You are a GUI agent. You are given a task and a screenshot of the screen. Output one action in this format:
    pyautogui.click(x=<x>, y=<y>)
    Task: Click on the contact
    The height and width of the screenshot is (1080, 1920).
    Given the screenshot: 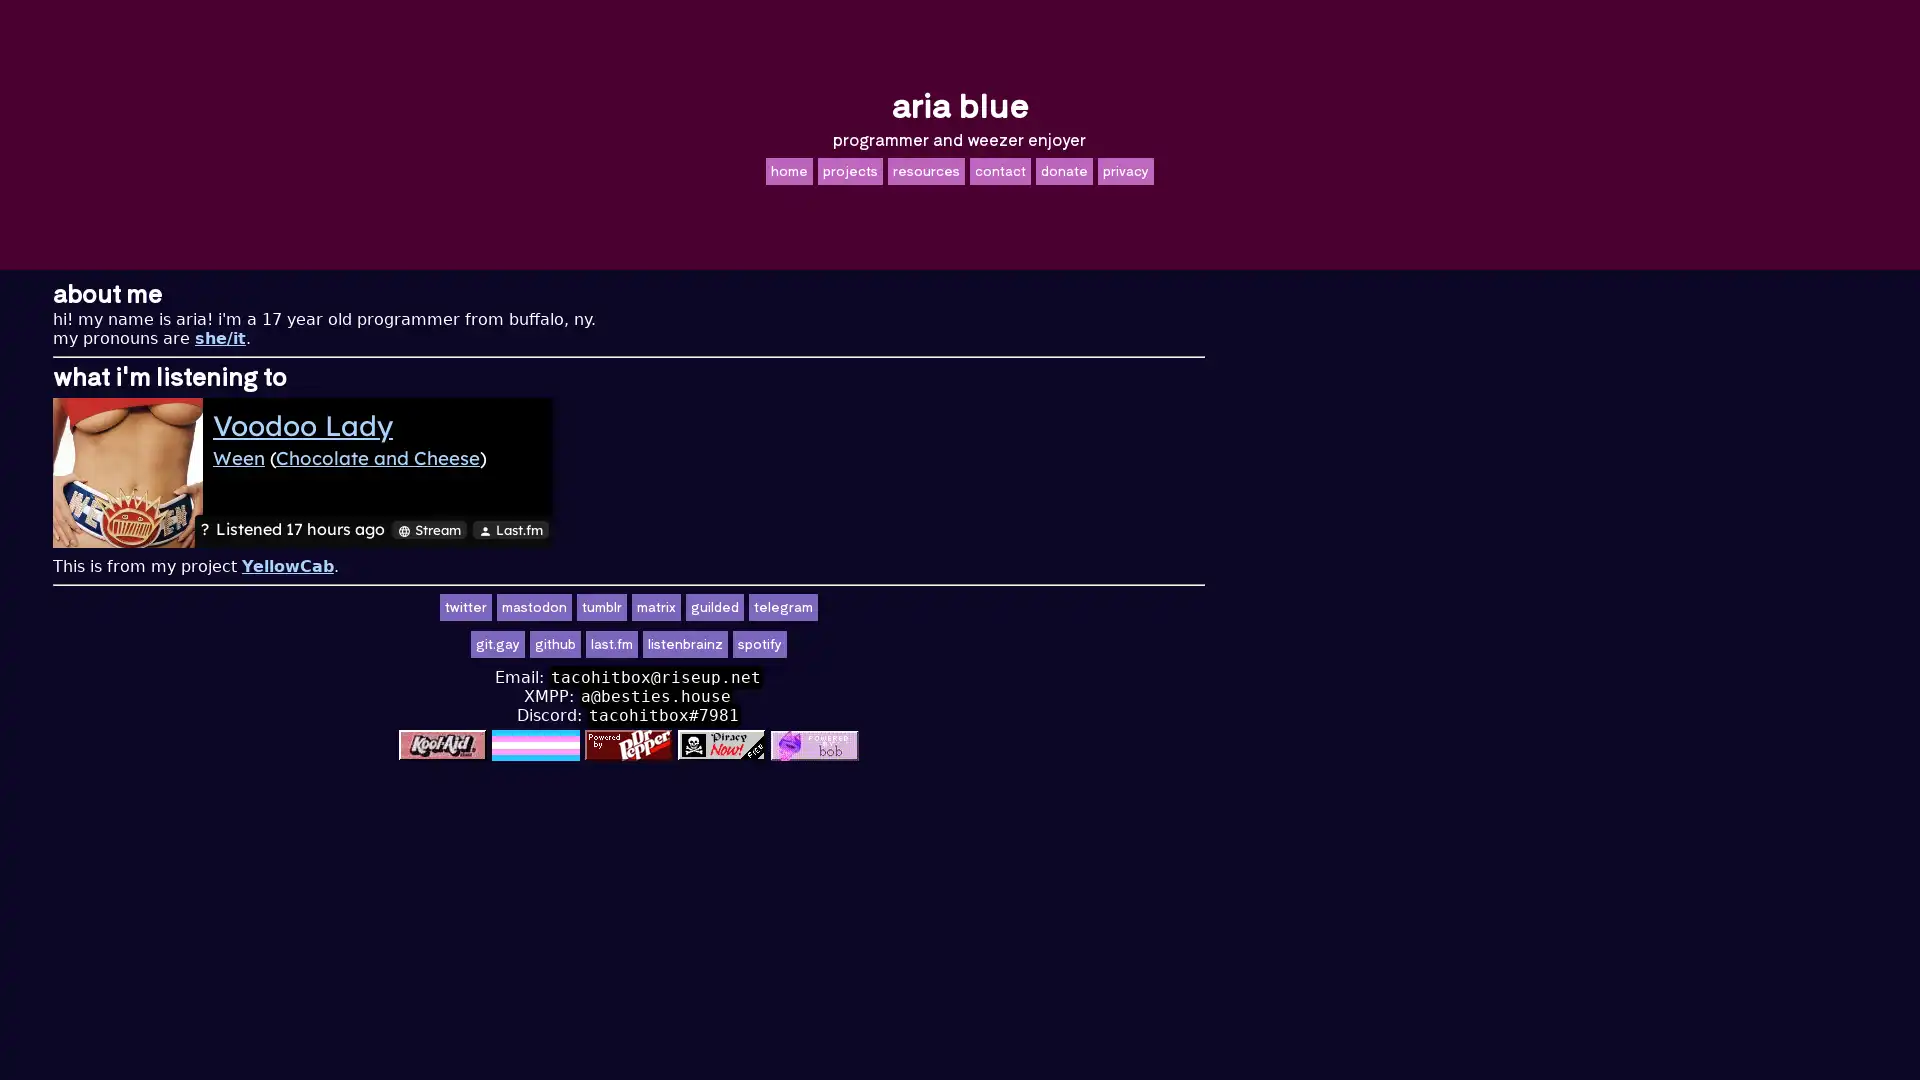 What is the action you would take?
    pyautogui.click(x=999, y=169)
    